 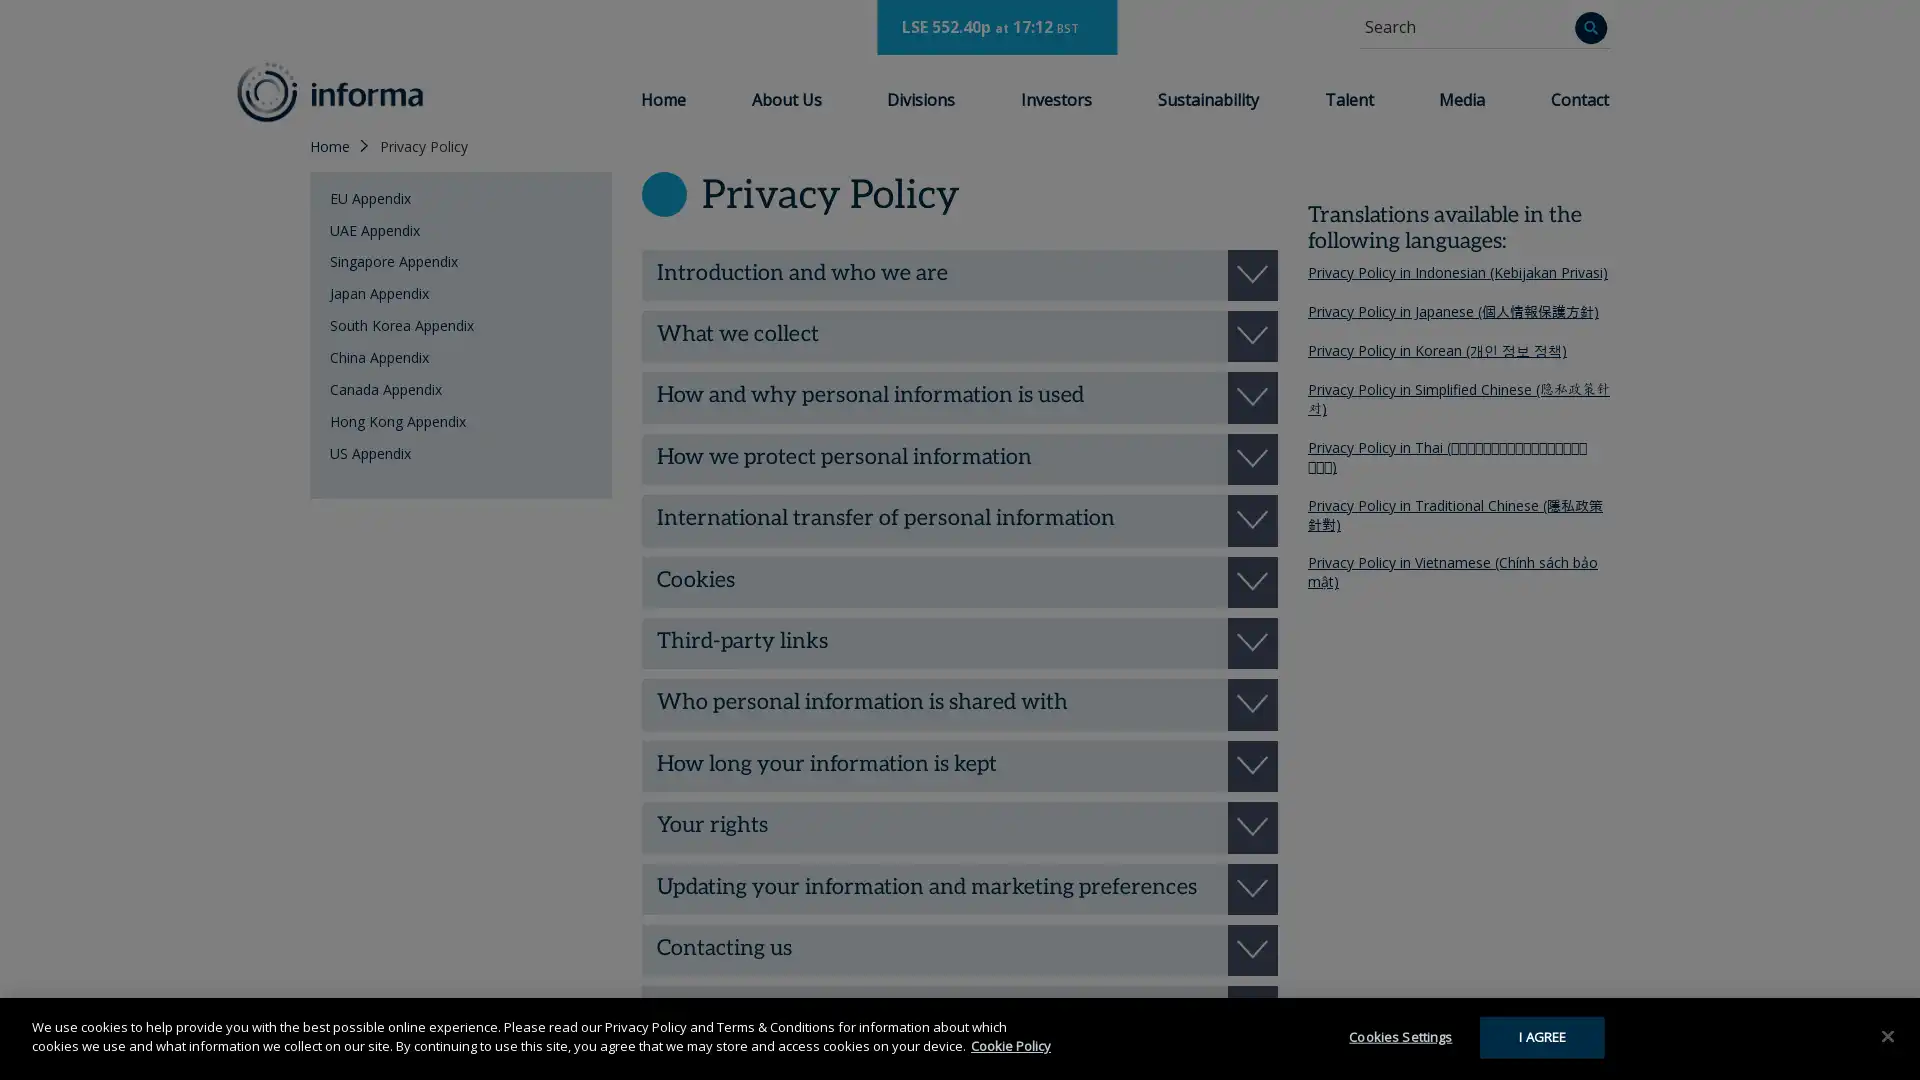 What do you see at coordinates (1399, 1036) in the screenshot?
I see `Cookies Settings` at bounding box center [1399, 1036].